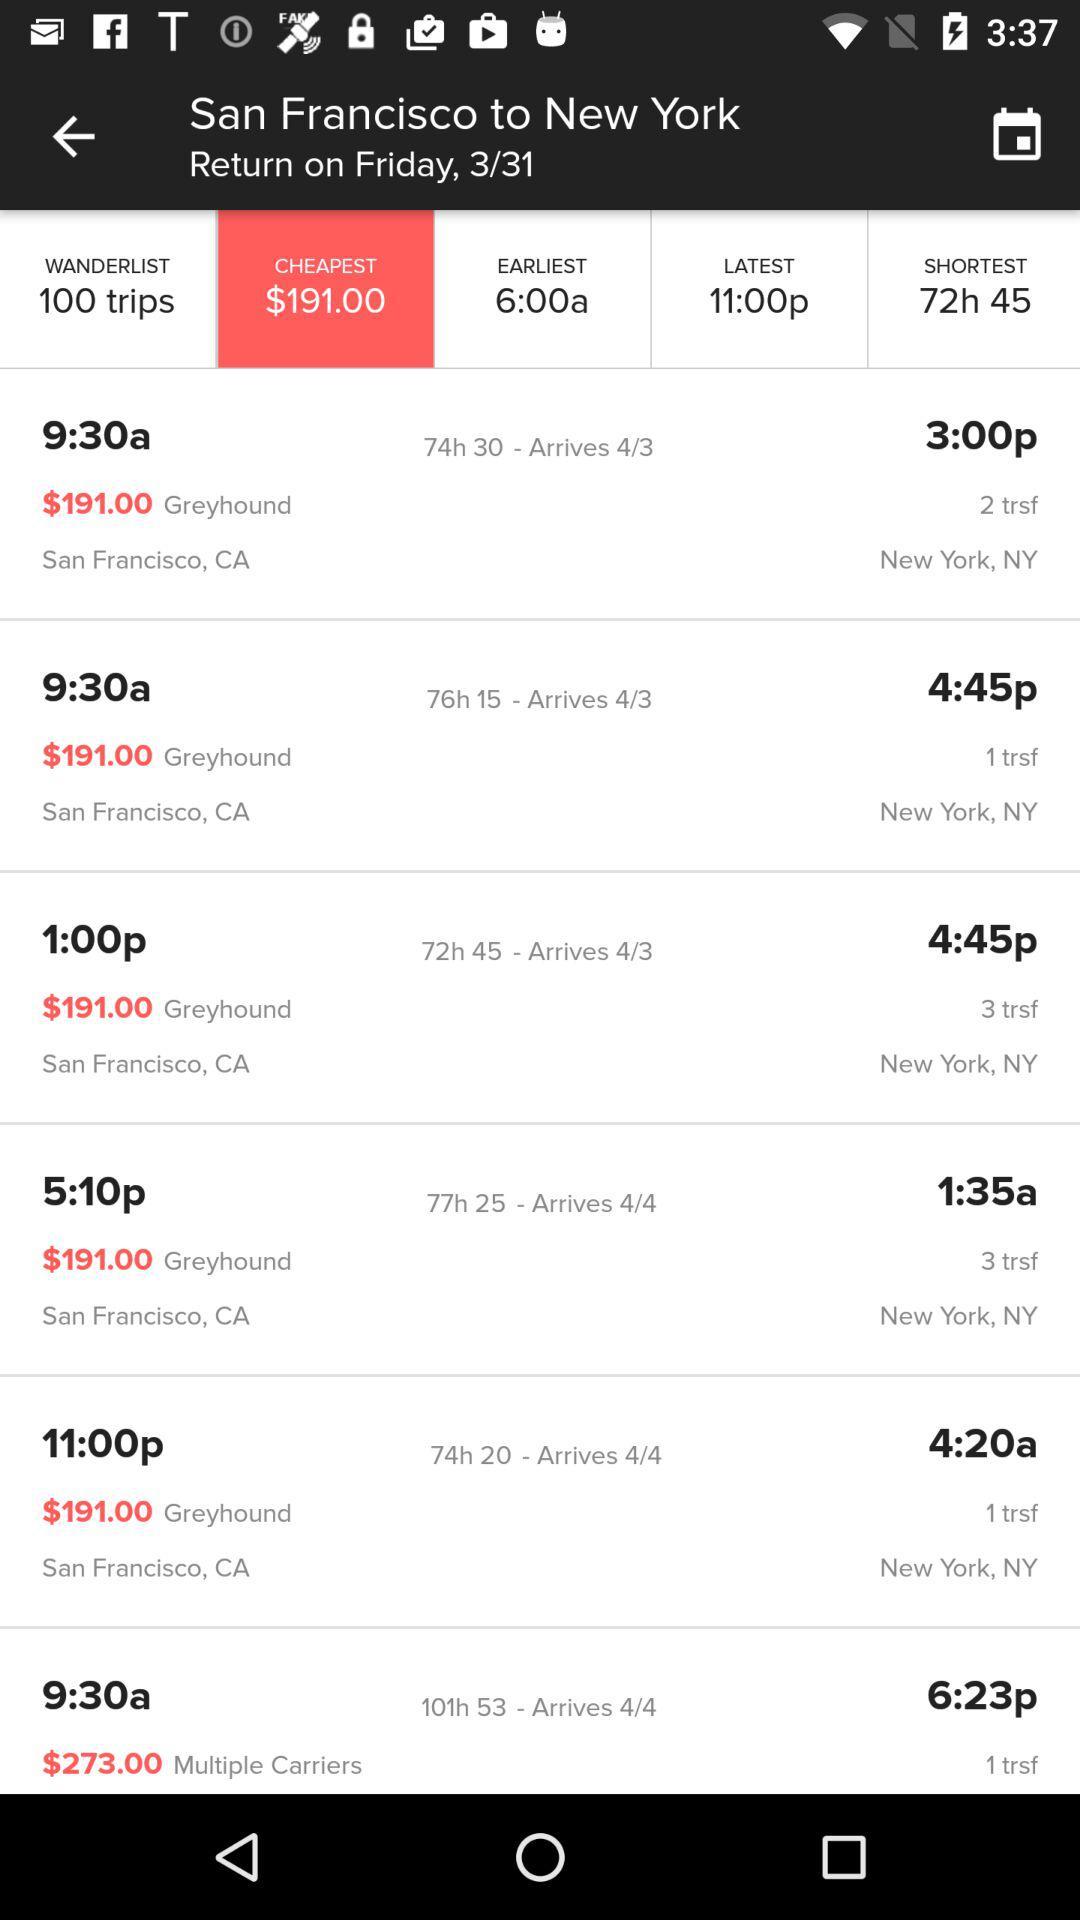 This screenshot has width=1080, height=1920. Describe the element at coordinates (464, 699) in the screenshot. I see `the icon to the right of the 9:30a item` at that location.